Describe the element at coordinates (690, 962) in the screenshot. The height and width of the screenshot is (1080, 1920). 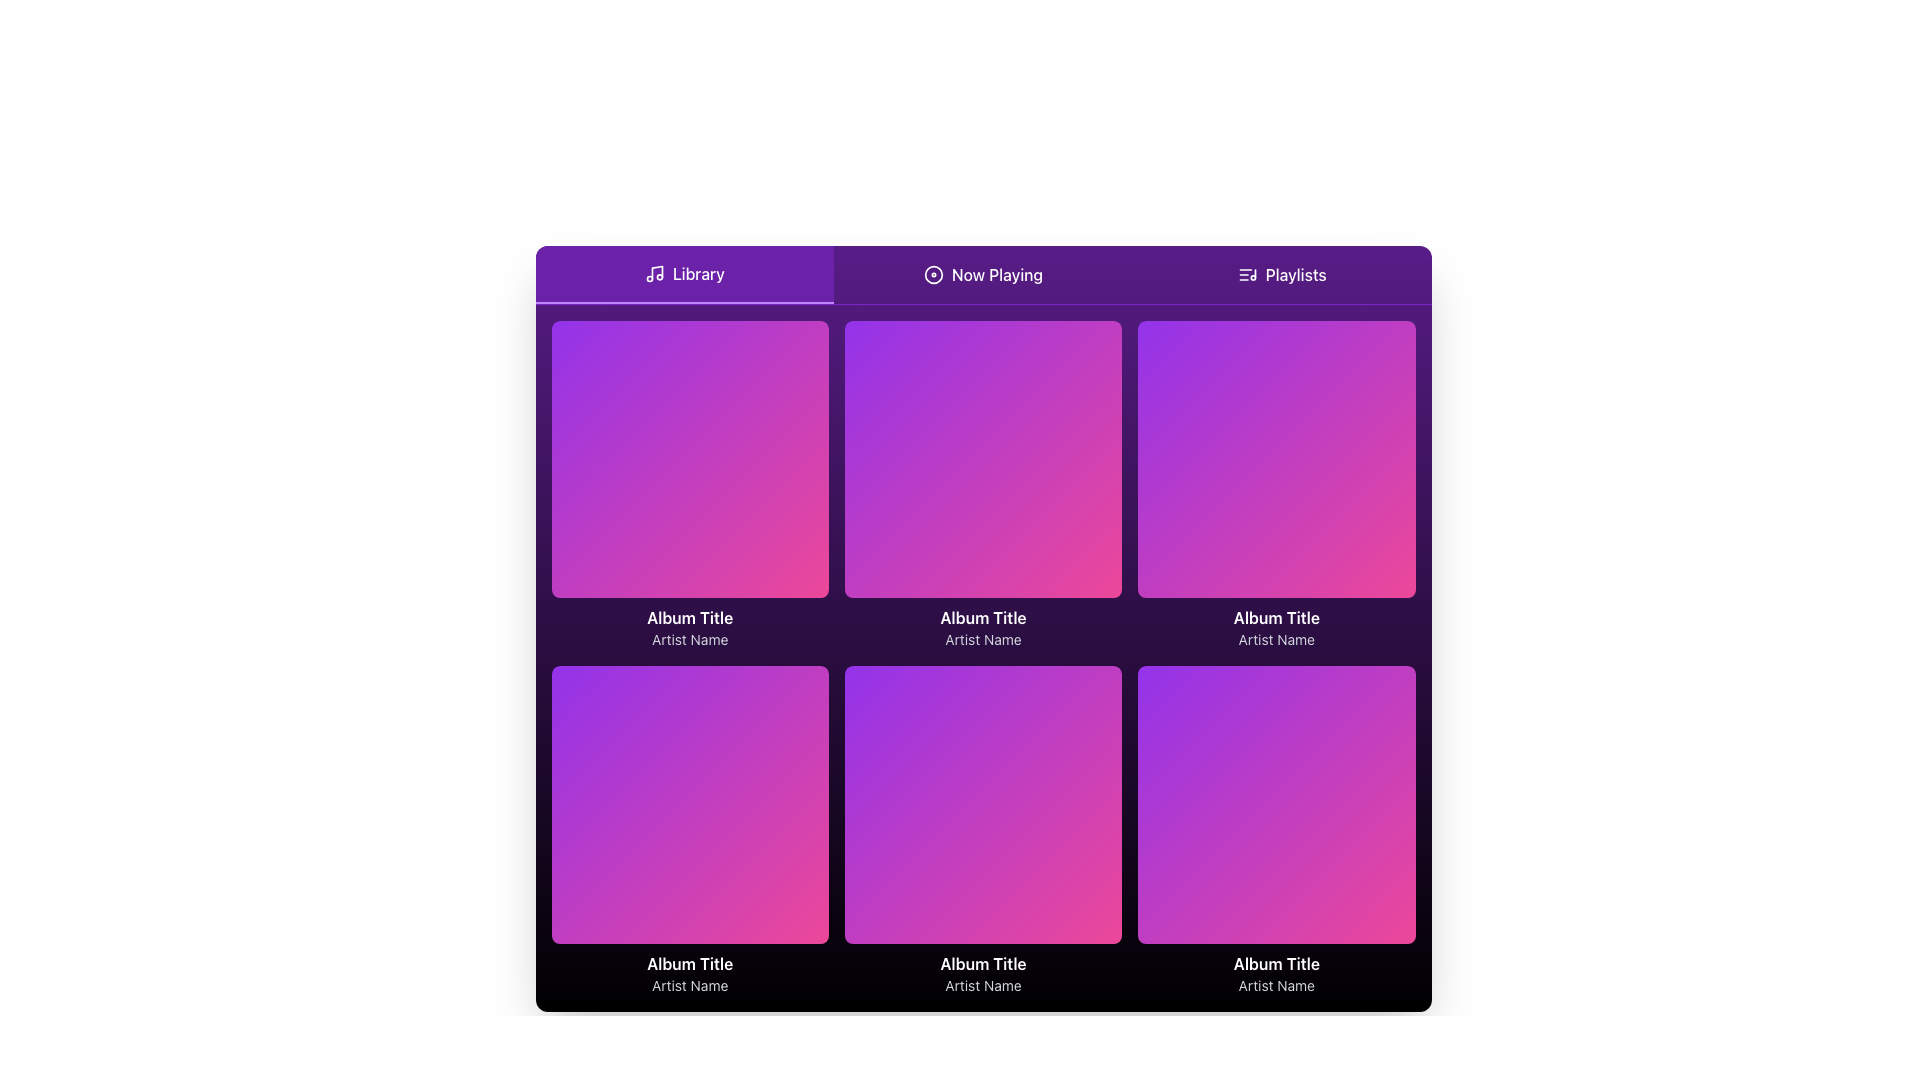
I see `text content of the 'Album Title' label, which is a bold text located in the bottom-left card of a three-by-two grid layout, positioned above 'Artist Name'` at that location.